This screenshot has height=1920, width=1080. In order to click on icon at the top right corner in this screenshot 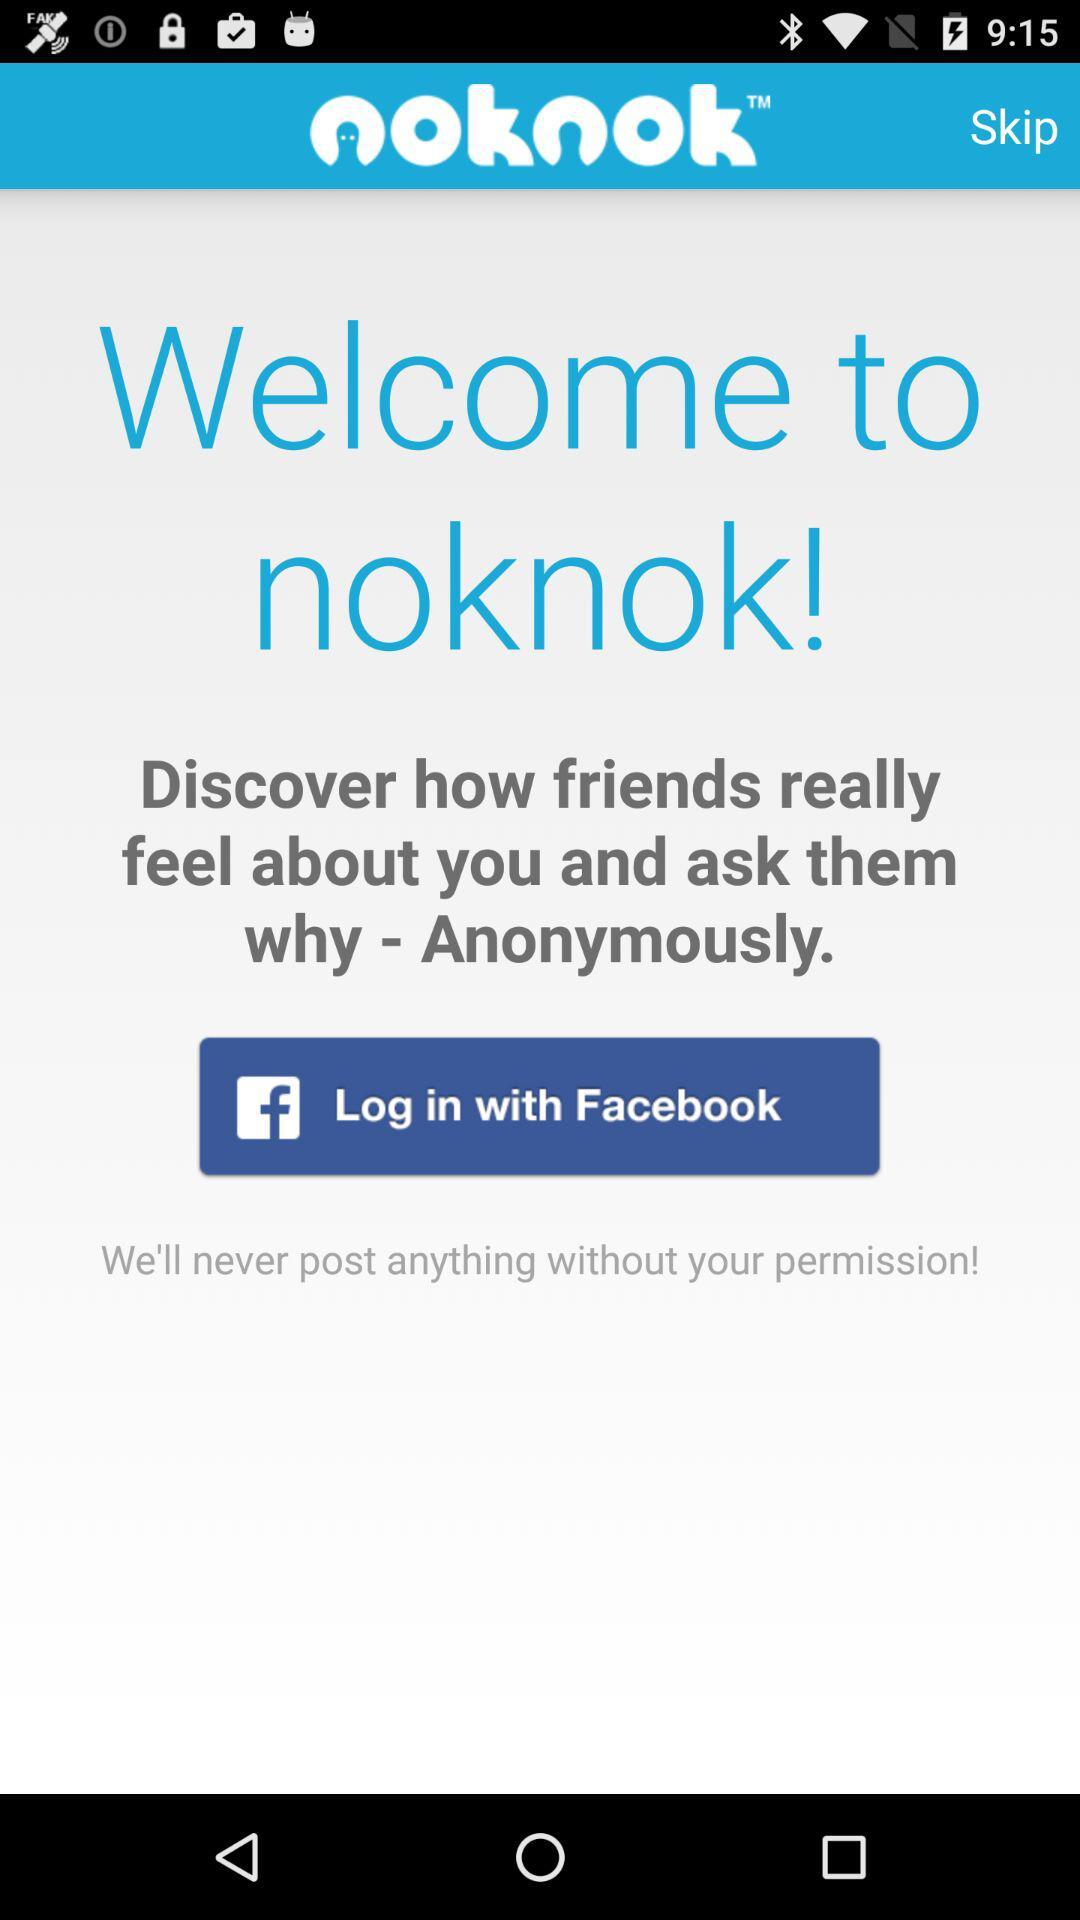, I will do `click(1014, 124)`.